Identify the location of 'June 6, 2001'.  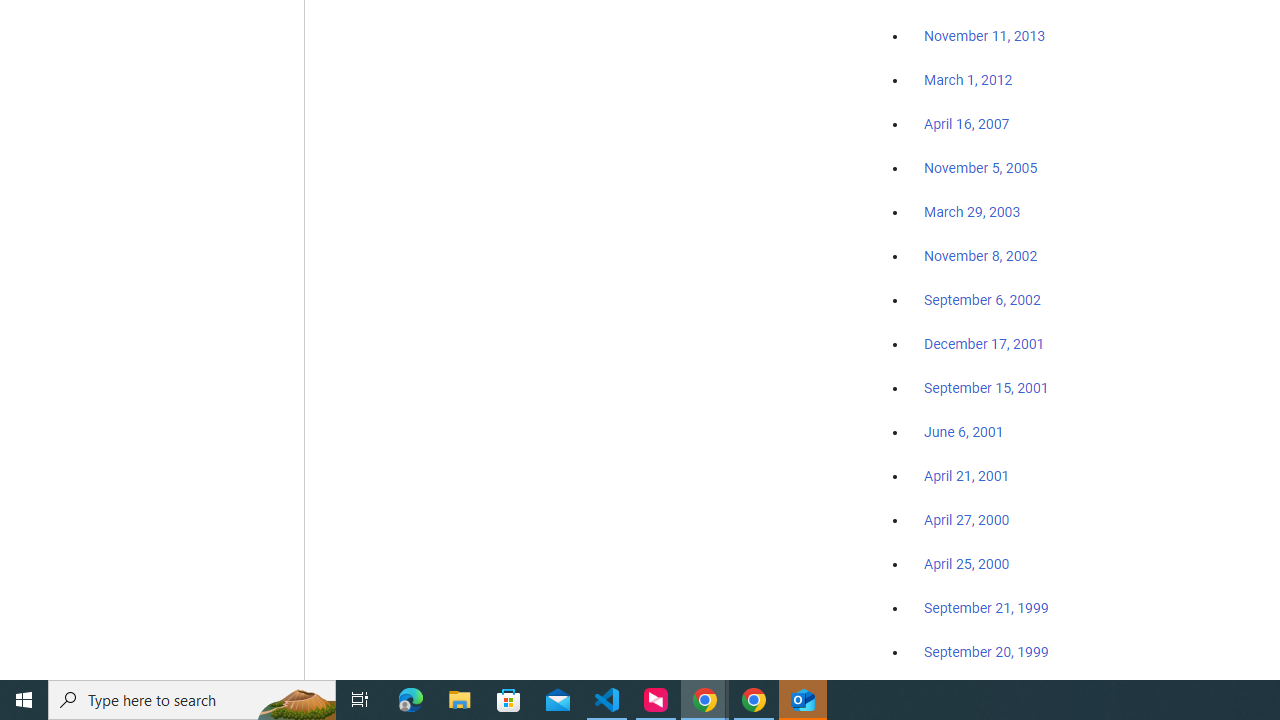
(963, 431).